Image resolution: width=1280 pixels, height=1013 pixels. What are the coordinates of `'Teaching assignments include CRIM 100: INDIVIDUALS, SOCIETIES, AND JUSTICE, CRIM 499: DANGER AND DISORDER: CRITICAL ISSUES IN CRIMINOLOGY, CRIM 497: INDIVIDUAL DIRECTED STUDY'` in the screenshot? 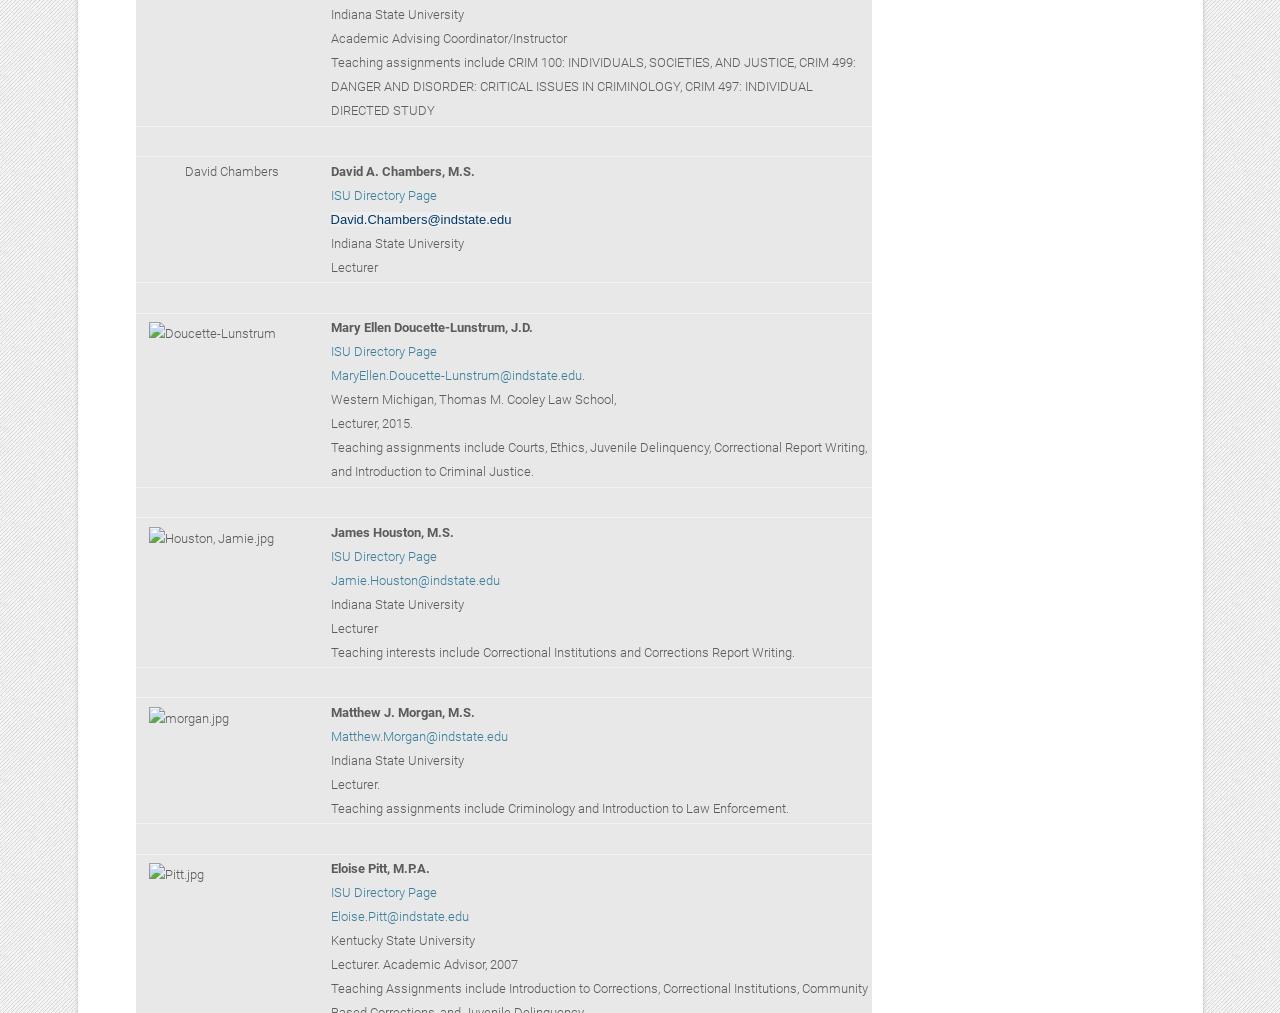 It's located at (591, 85).